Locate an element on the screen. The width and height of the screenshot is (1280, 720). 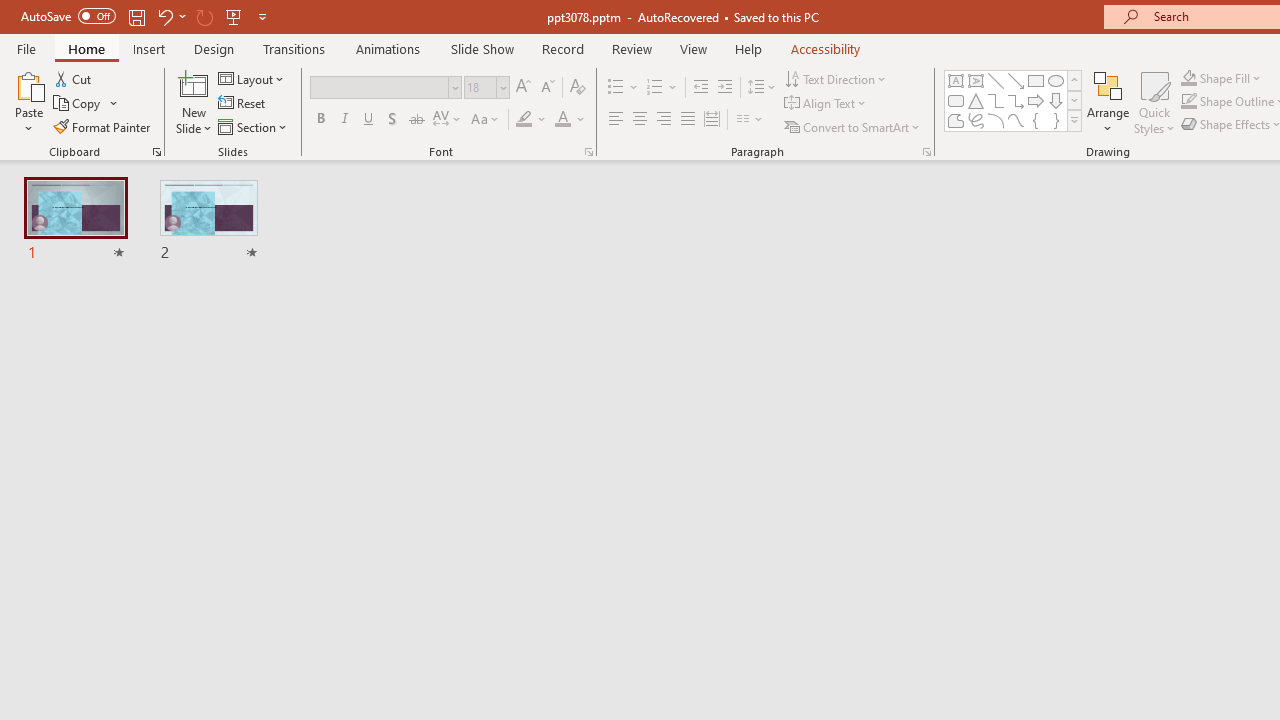
'Arrow: Right' is located at coordinates (1036, 100).